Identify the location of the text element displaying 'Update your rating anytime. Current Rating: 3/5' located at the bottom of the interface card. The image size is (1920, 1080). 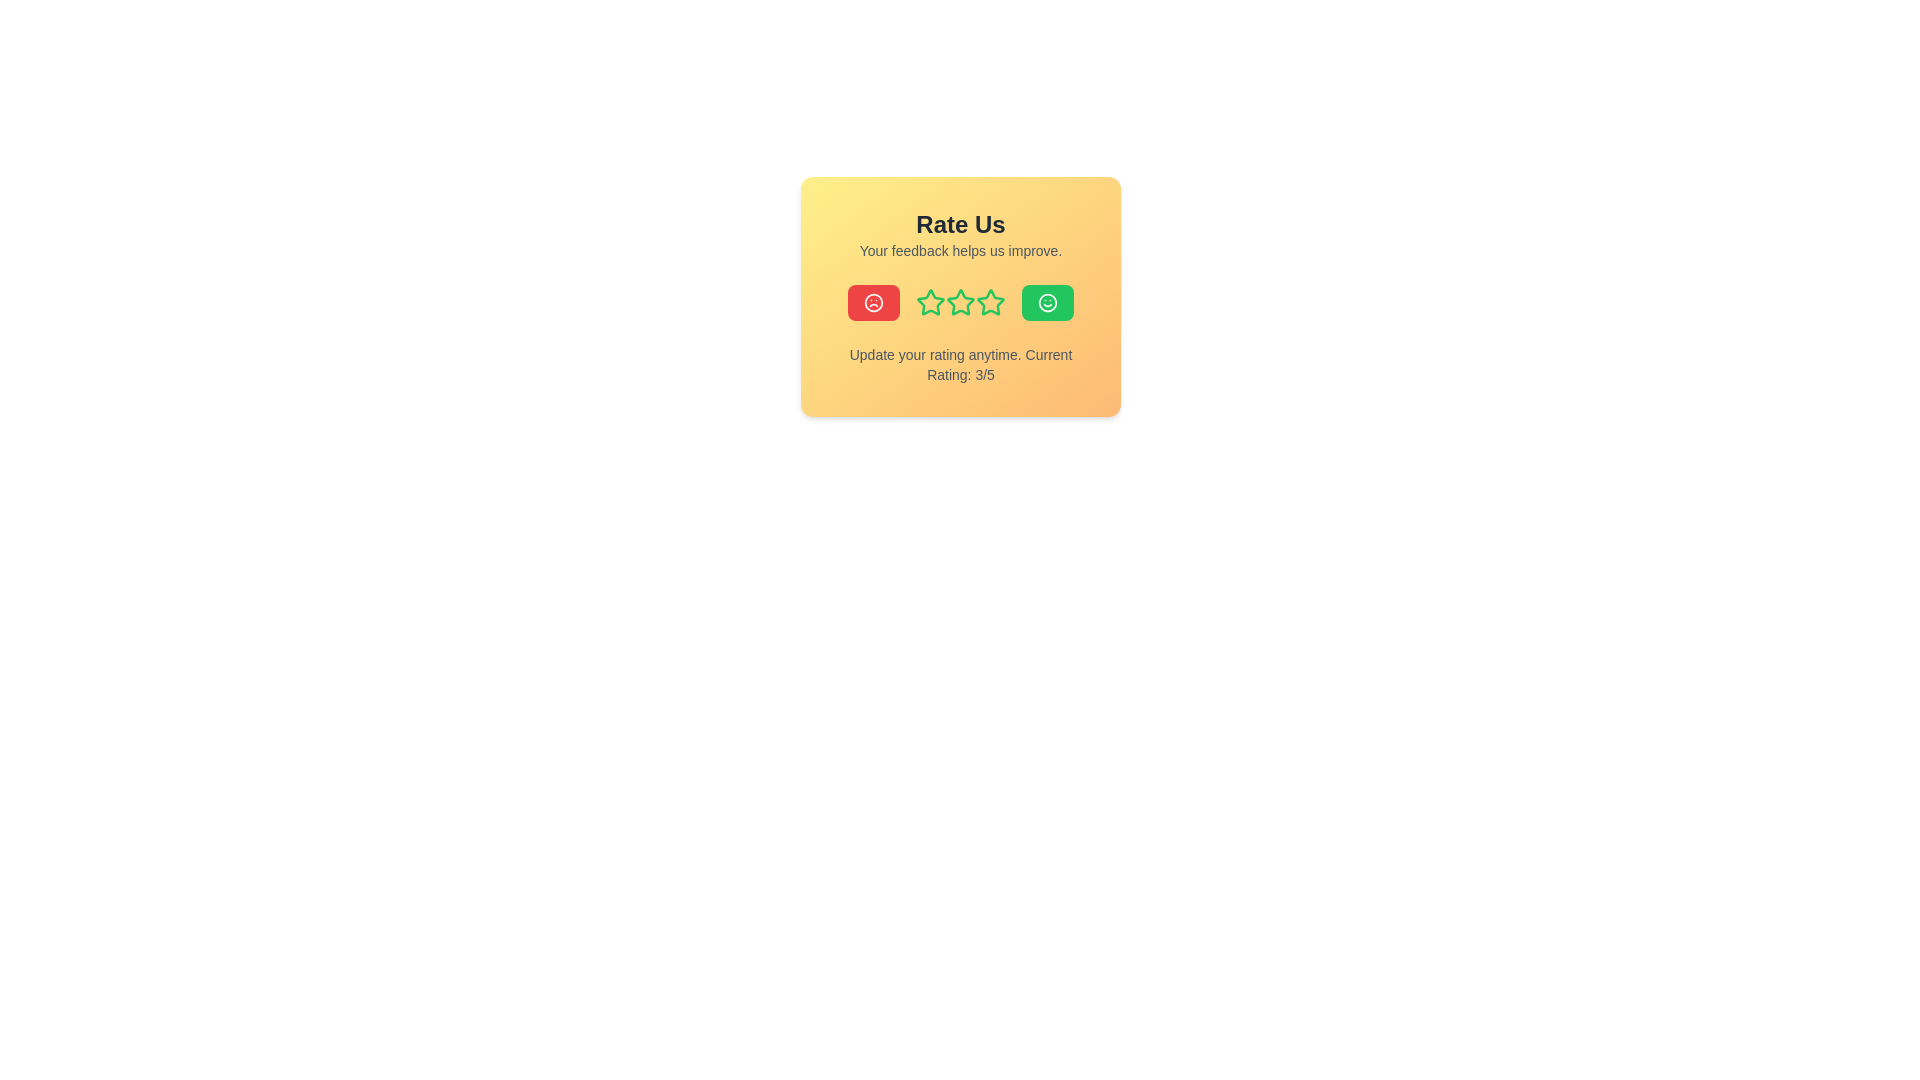
(960, 365).